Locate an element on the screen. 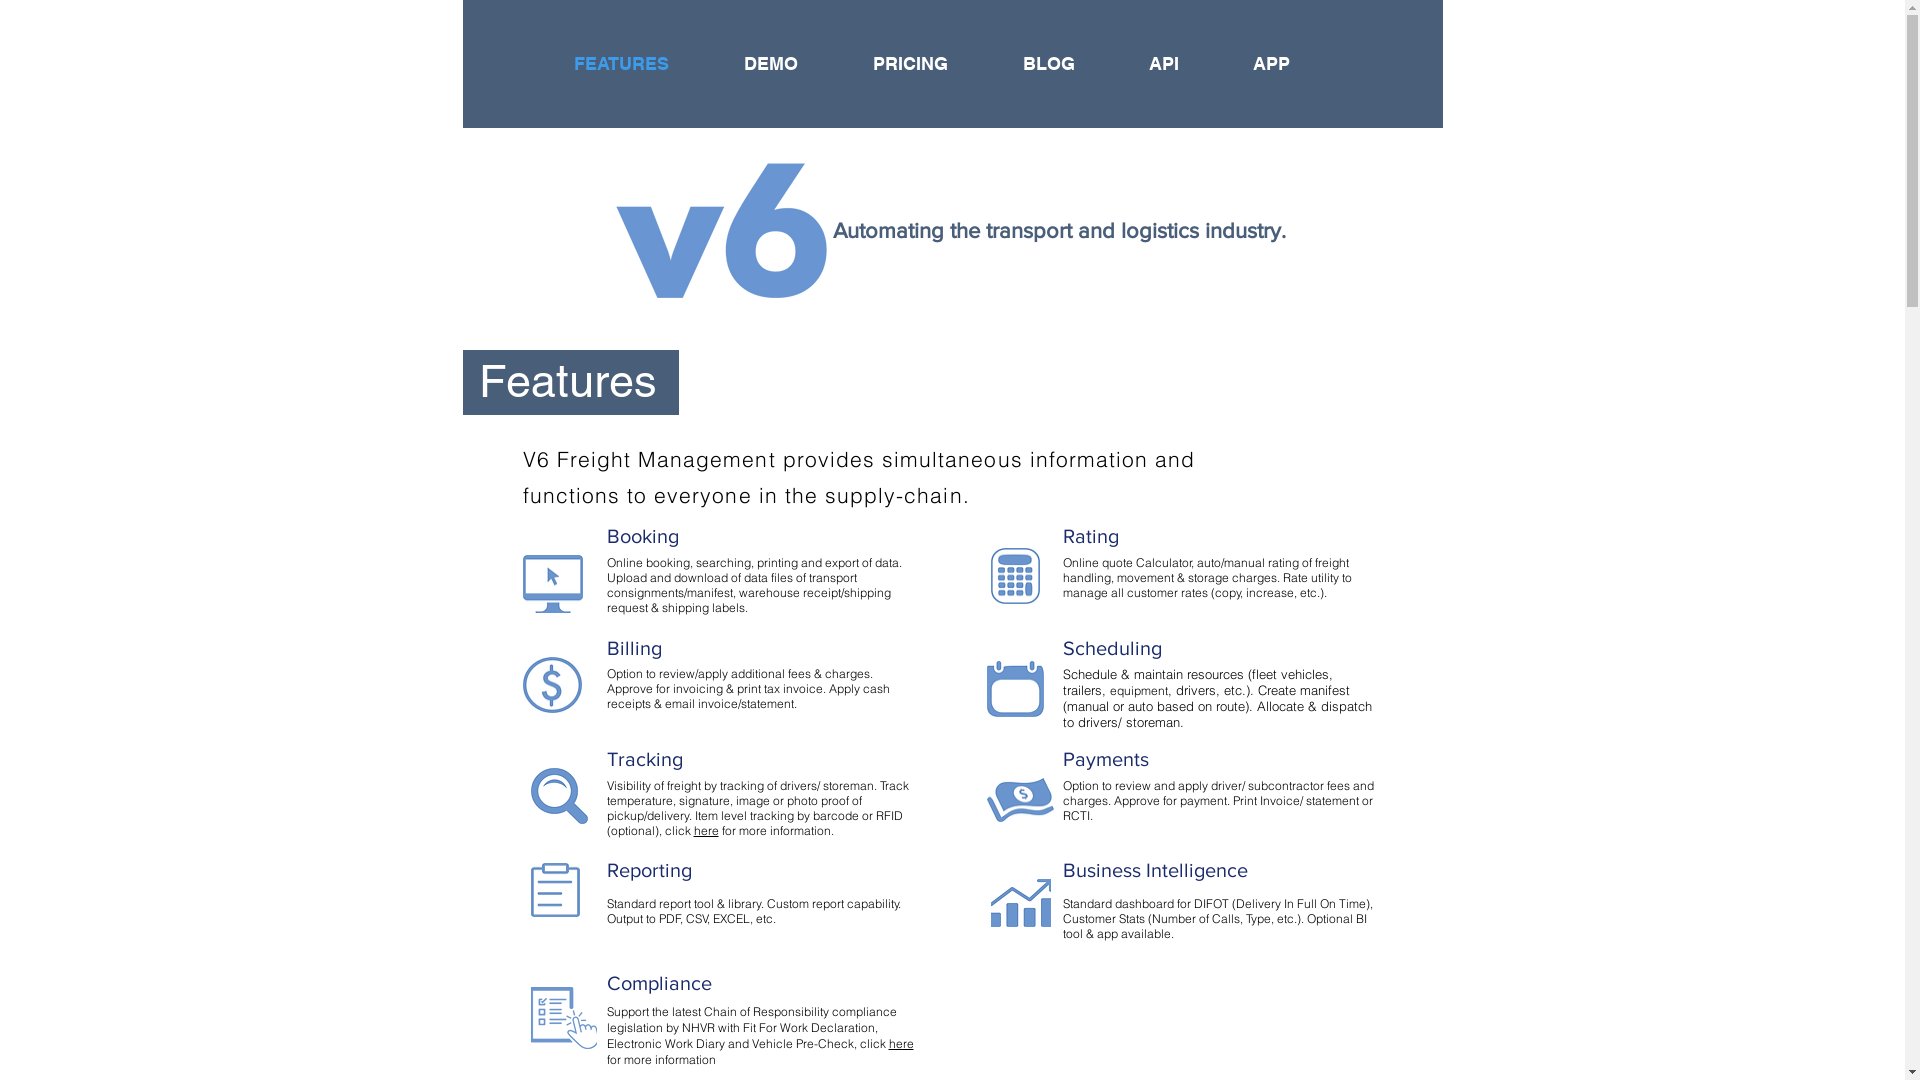  'PRICING' is located at coordinates (858, 63).